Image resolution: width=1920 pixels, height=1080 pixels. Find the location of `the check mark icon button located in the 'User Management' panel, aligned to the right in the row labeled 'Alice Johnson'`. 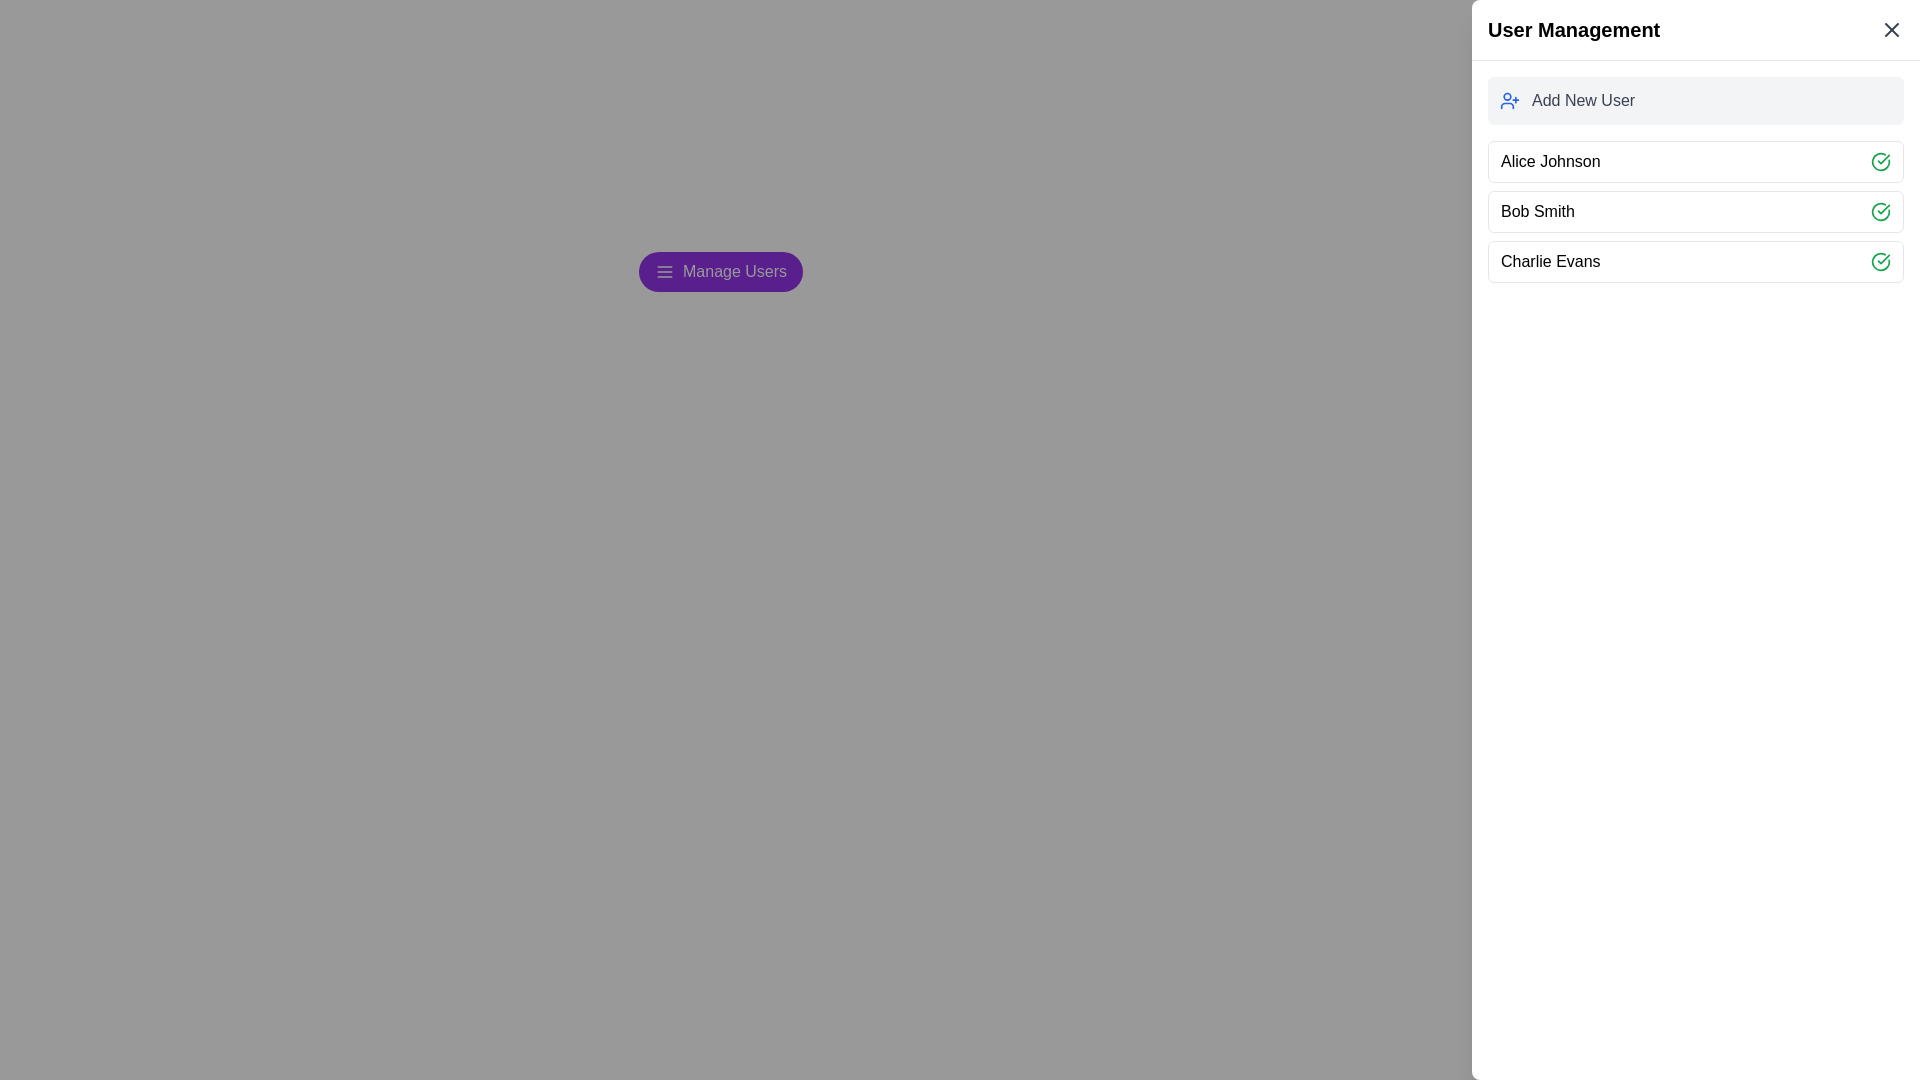

the check mark icon button located in the 'User Management' panel, aligned to the right in the row labeled 'Alice Johnson' is located at coordinates (1880, 161).